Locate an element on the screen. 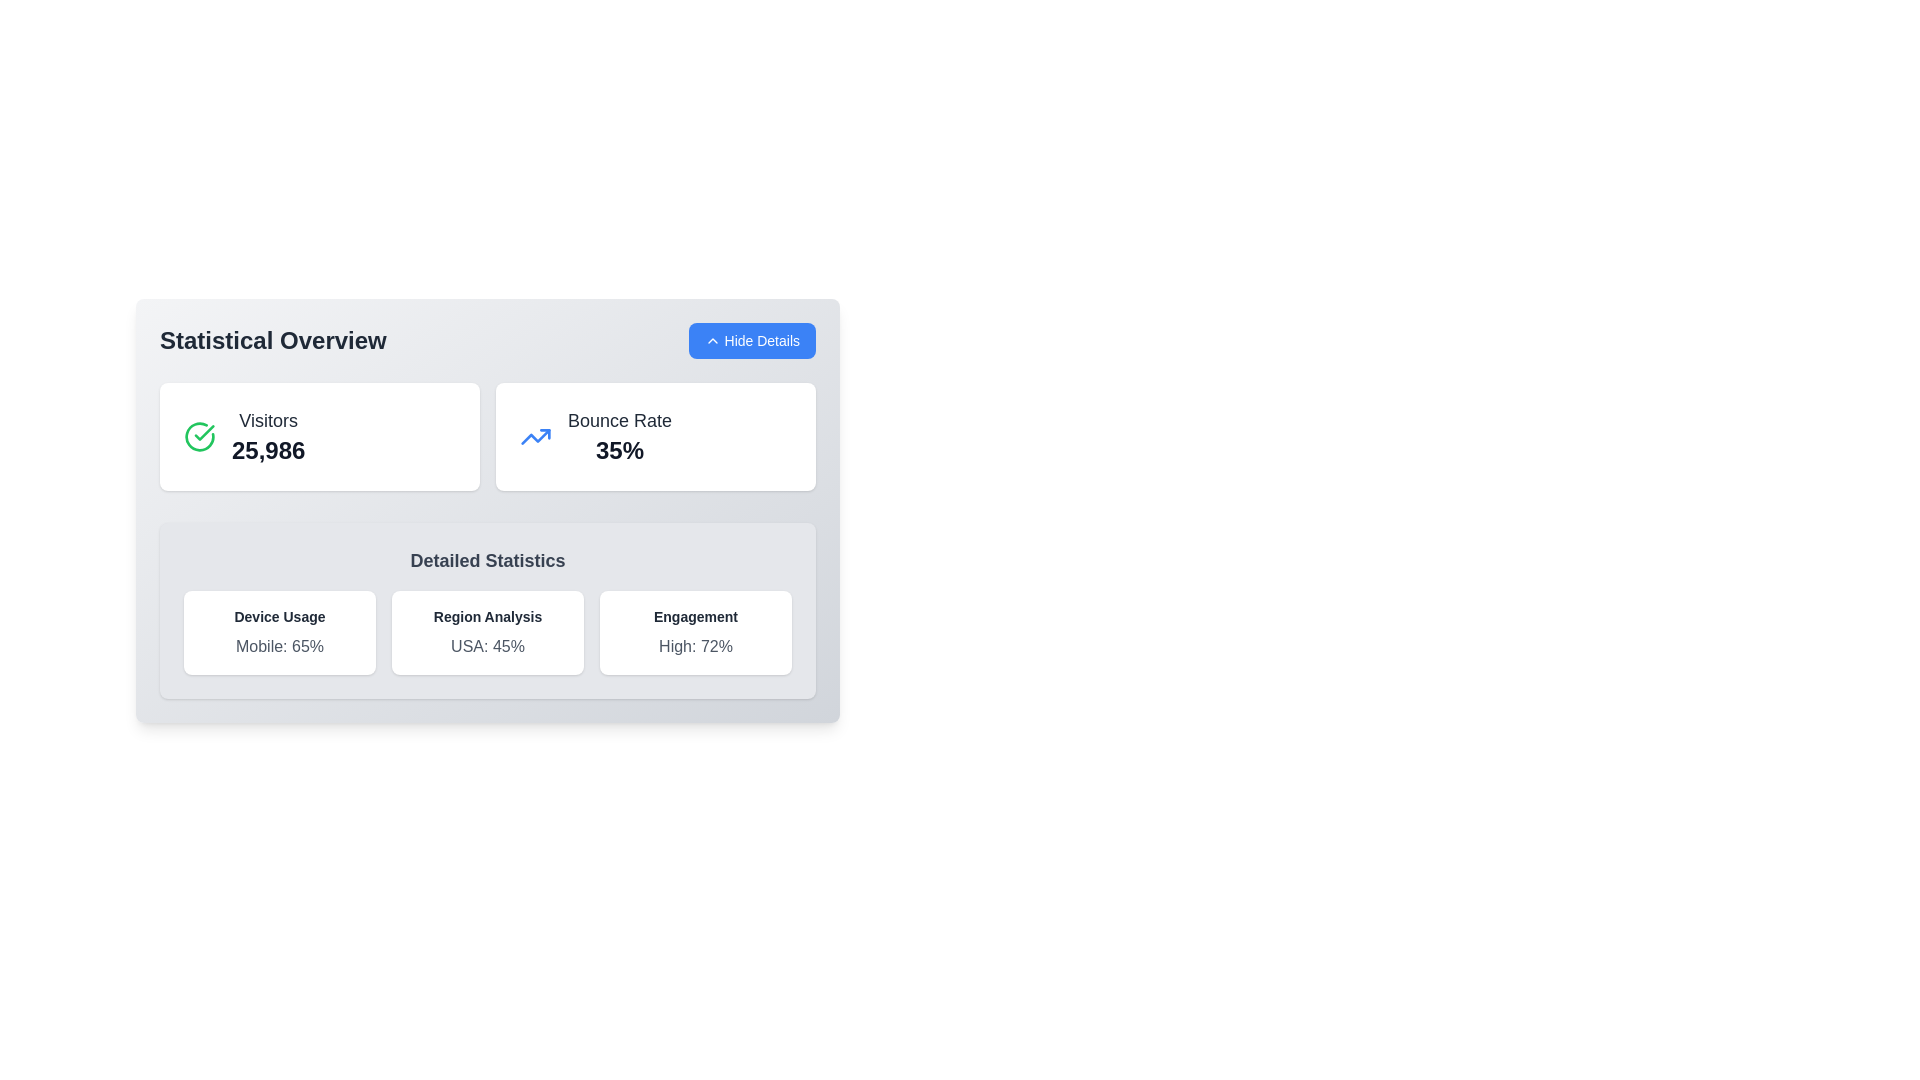 This screenshot has width=1920, height=1080. the green circular icon with a checkmark inside it, located to the left of the text 'Visitors' in the upper section of the card component titled 'Visitors' is located at coordinates (200, 435).